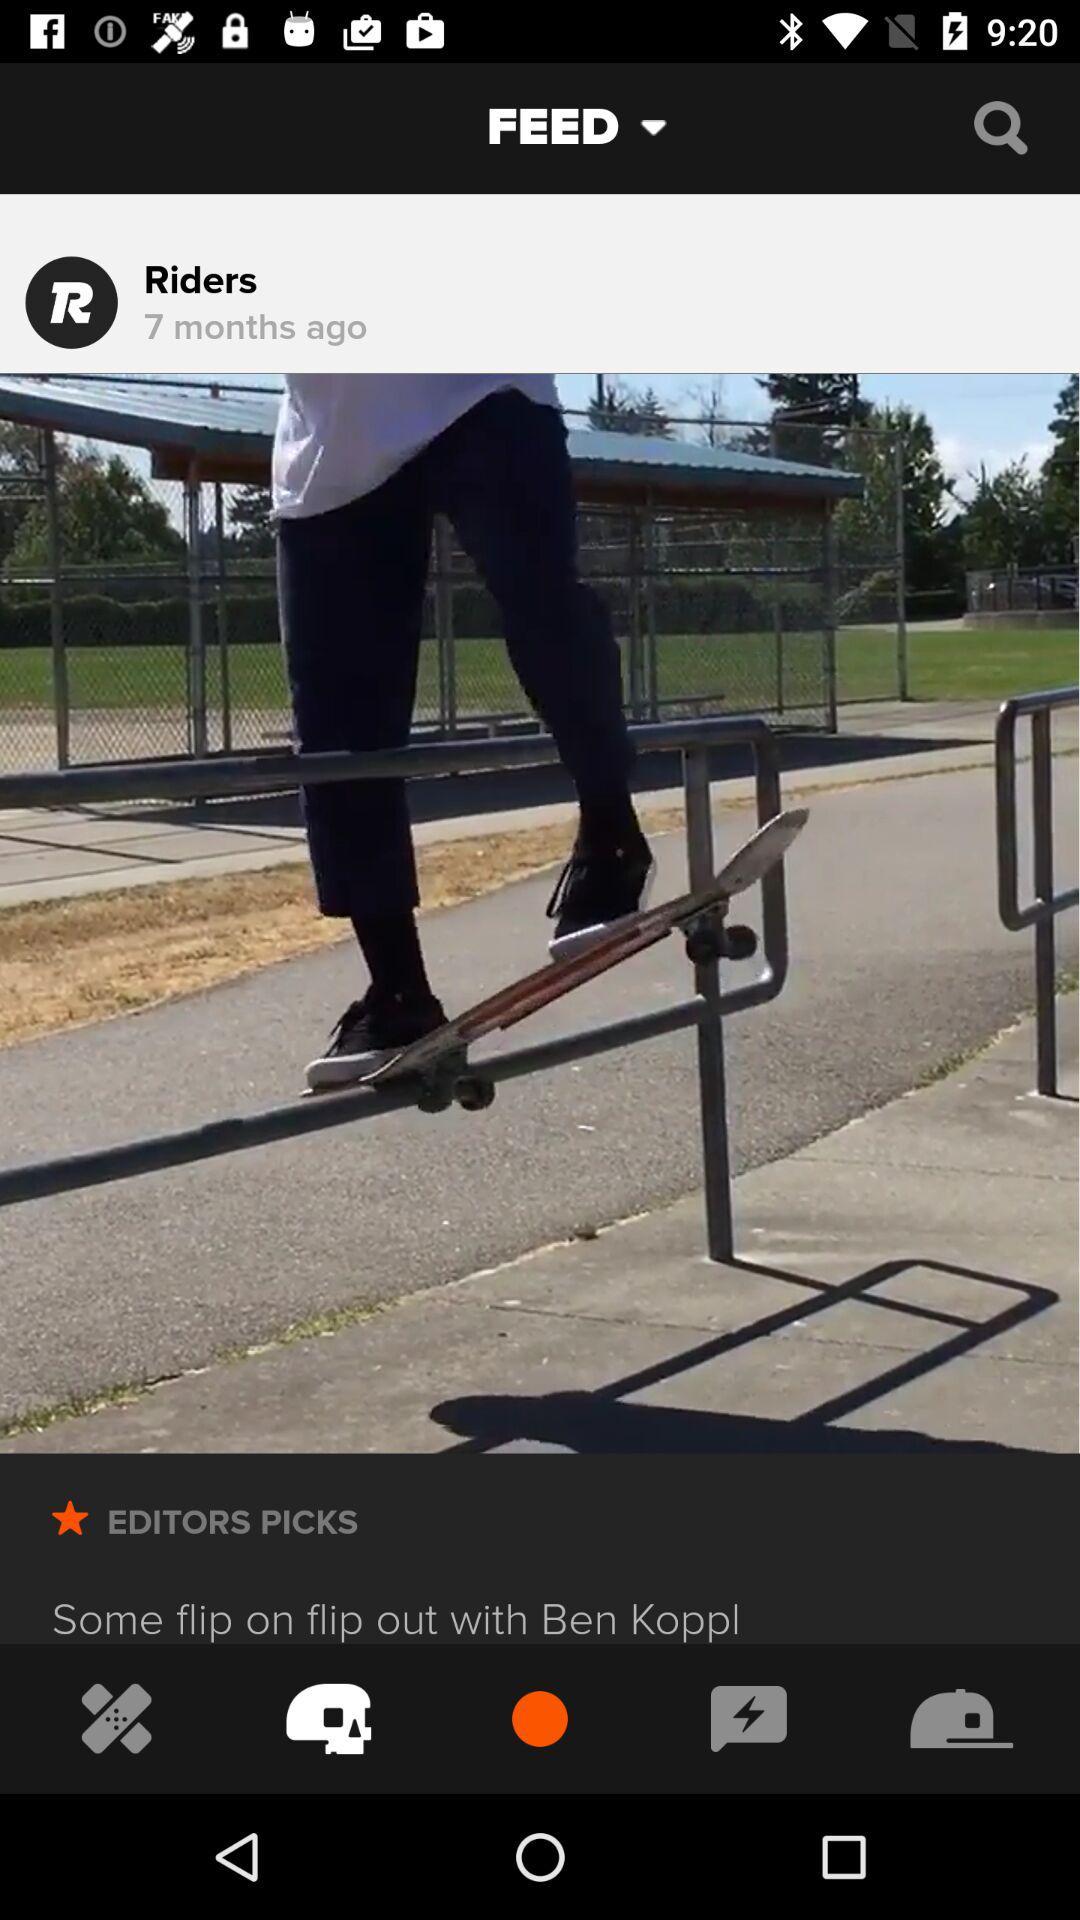 This screenshot has width=1080, height=1920. I want to click on saved, so click(69, 1545).